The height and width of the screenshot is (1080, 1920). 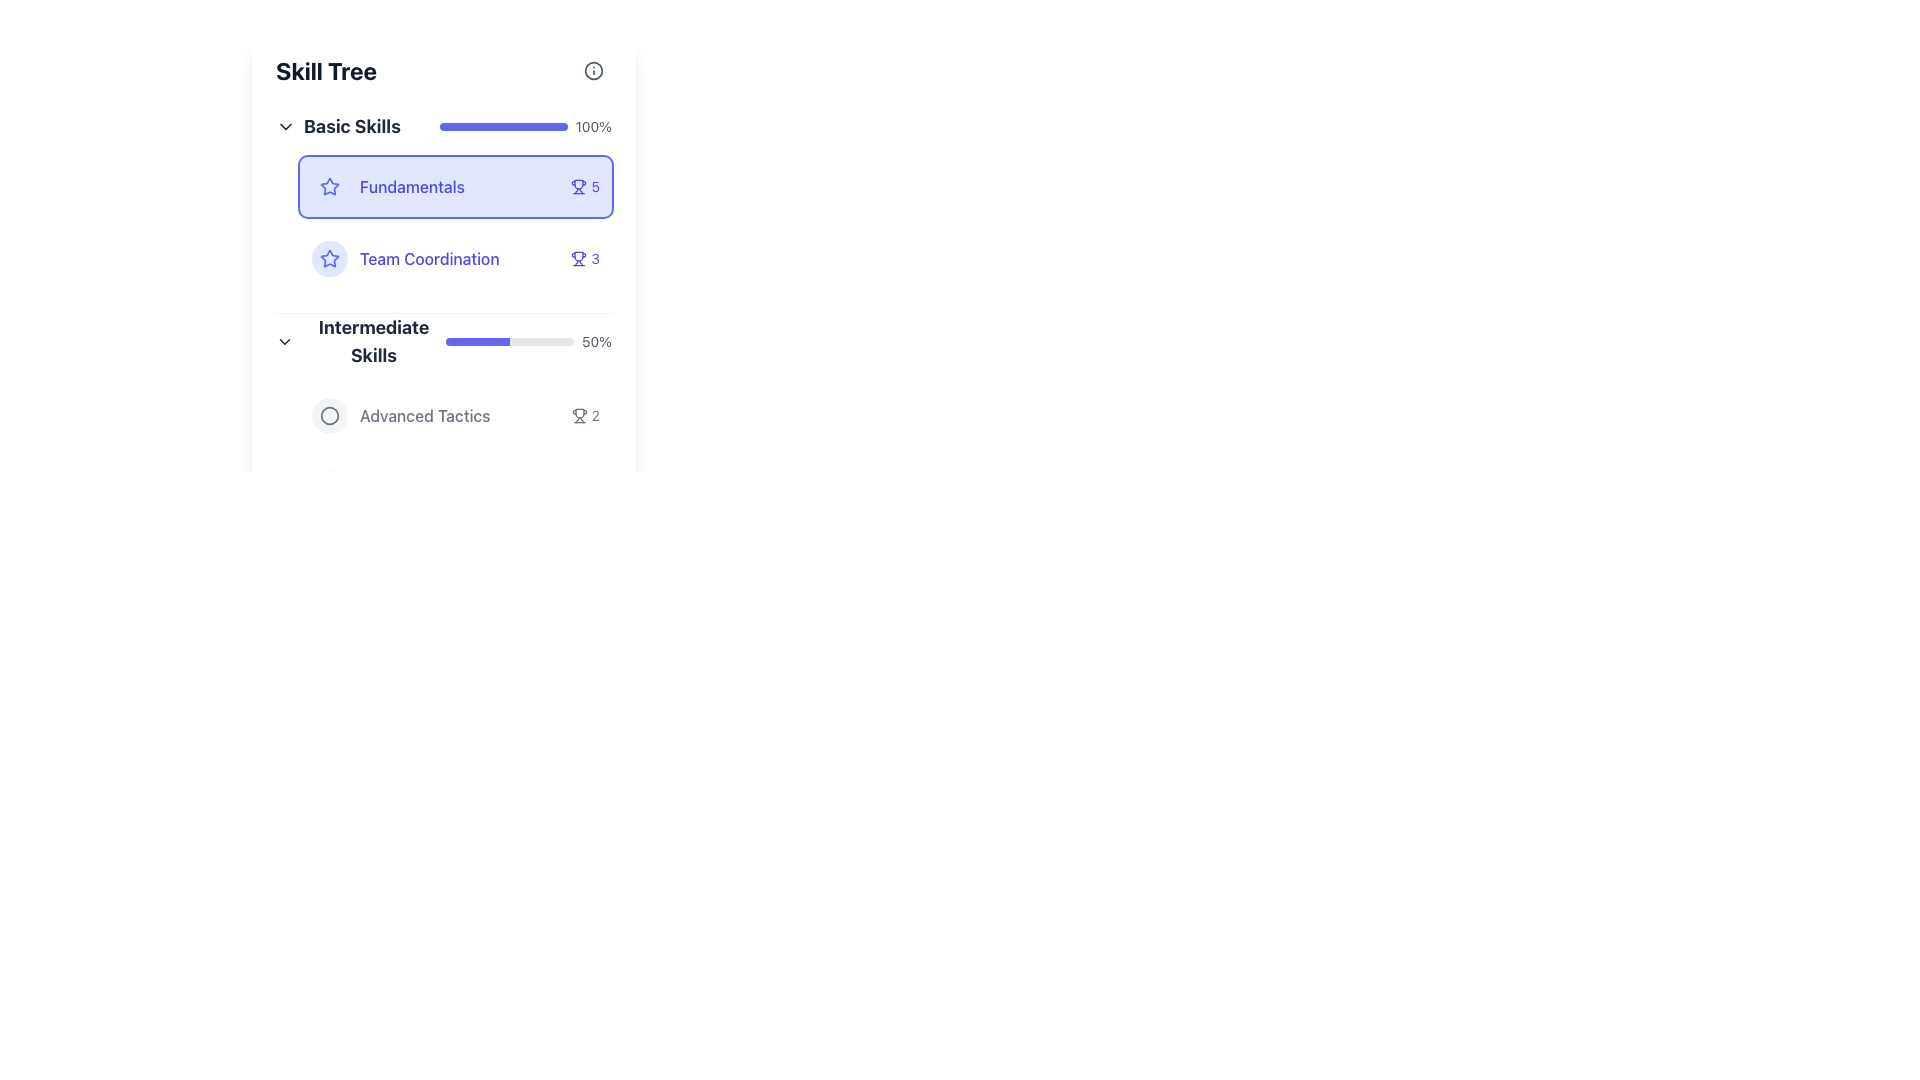 What do you see at coordinates (578, 184) in the screenshot?
I see `the trophy icon representing achievements in the 'Fundamentals' section of the 'Basic Skills' category` at bounding box center [578, 184].